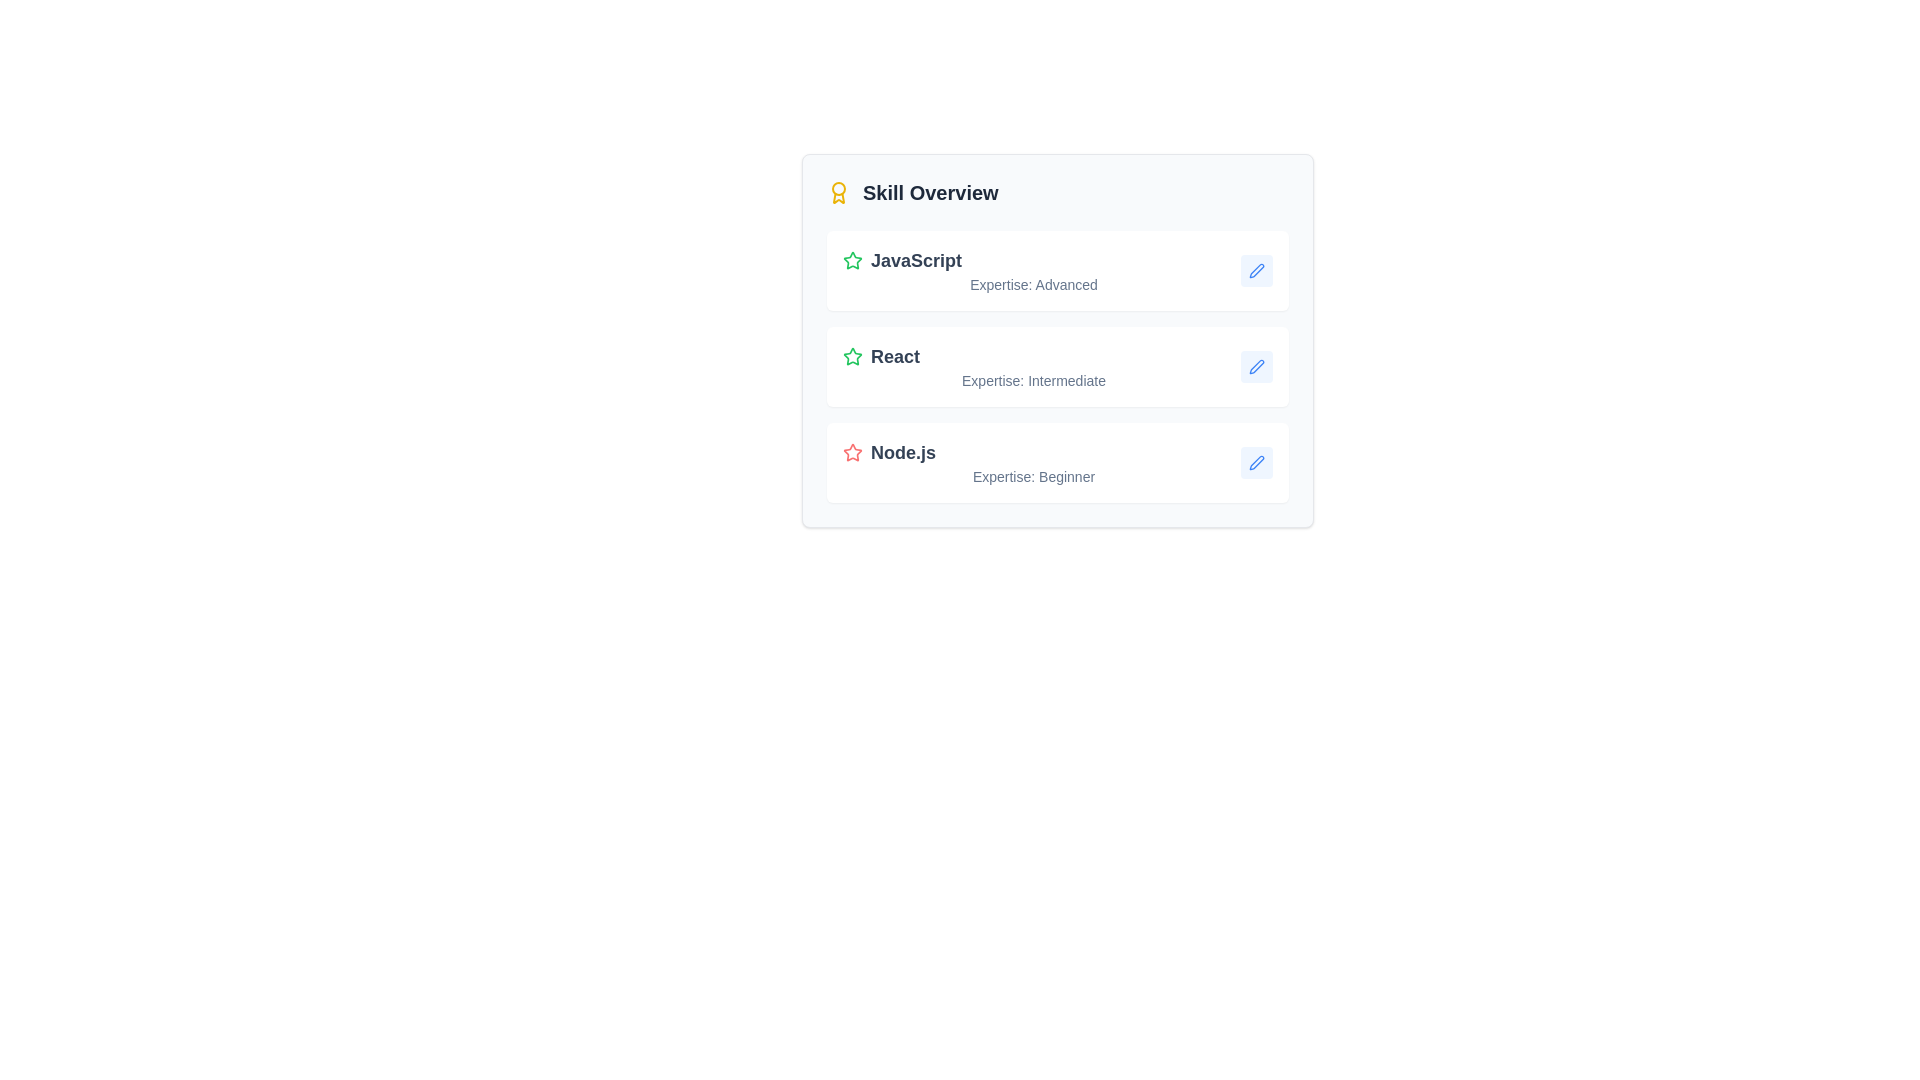 The height and width of the screenshot is (1080, 1920). I want to click on the Composite information display for the skill 'React' with expertise level 'Intermediate', located in the 'Skill Overview' section, as the second item in the list, so click(1033, 366).